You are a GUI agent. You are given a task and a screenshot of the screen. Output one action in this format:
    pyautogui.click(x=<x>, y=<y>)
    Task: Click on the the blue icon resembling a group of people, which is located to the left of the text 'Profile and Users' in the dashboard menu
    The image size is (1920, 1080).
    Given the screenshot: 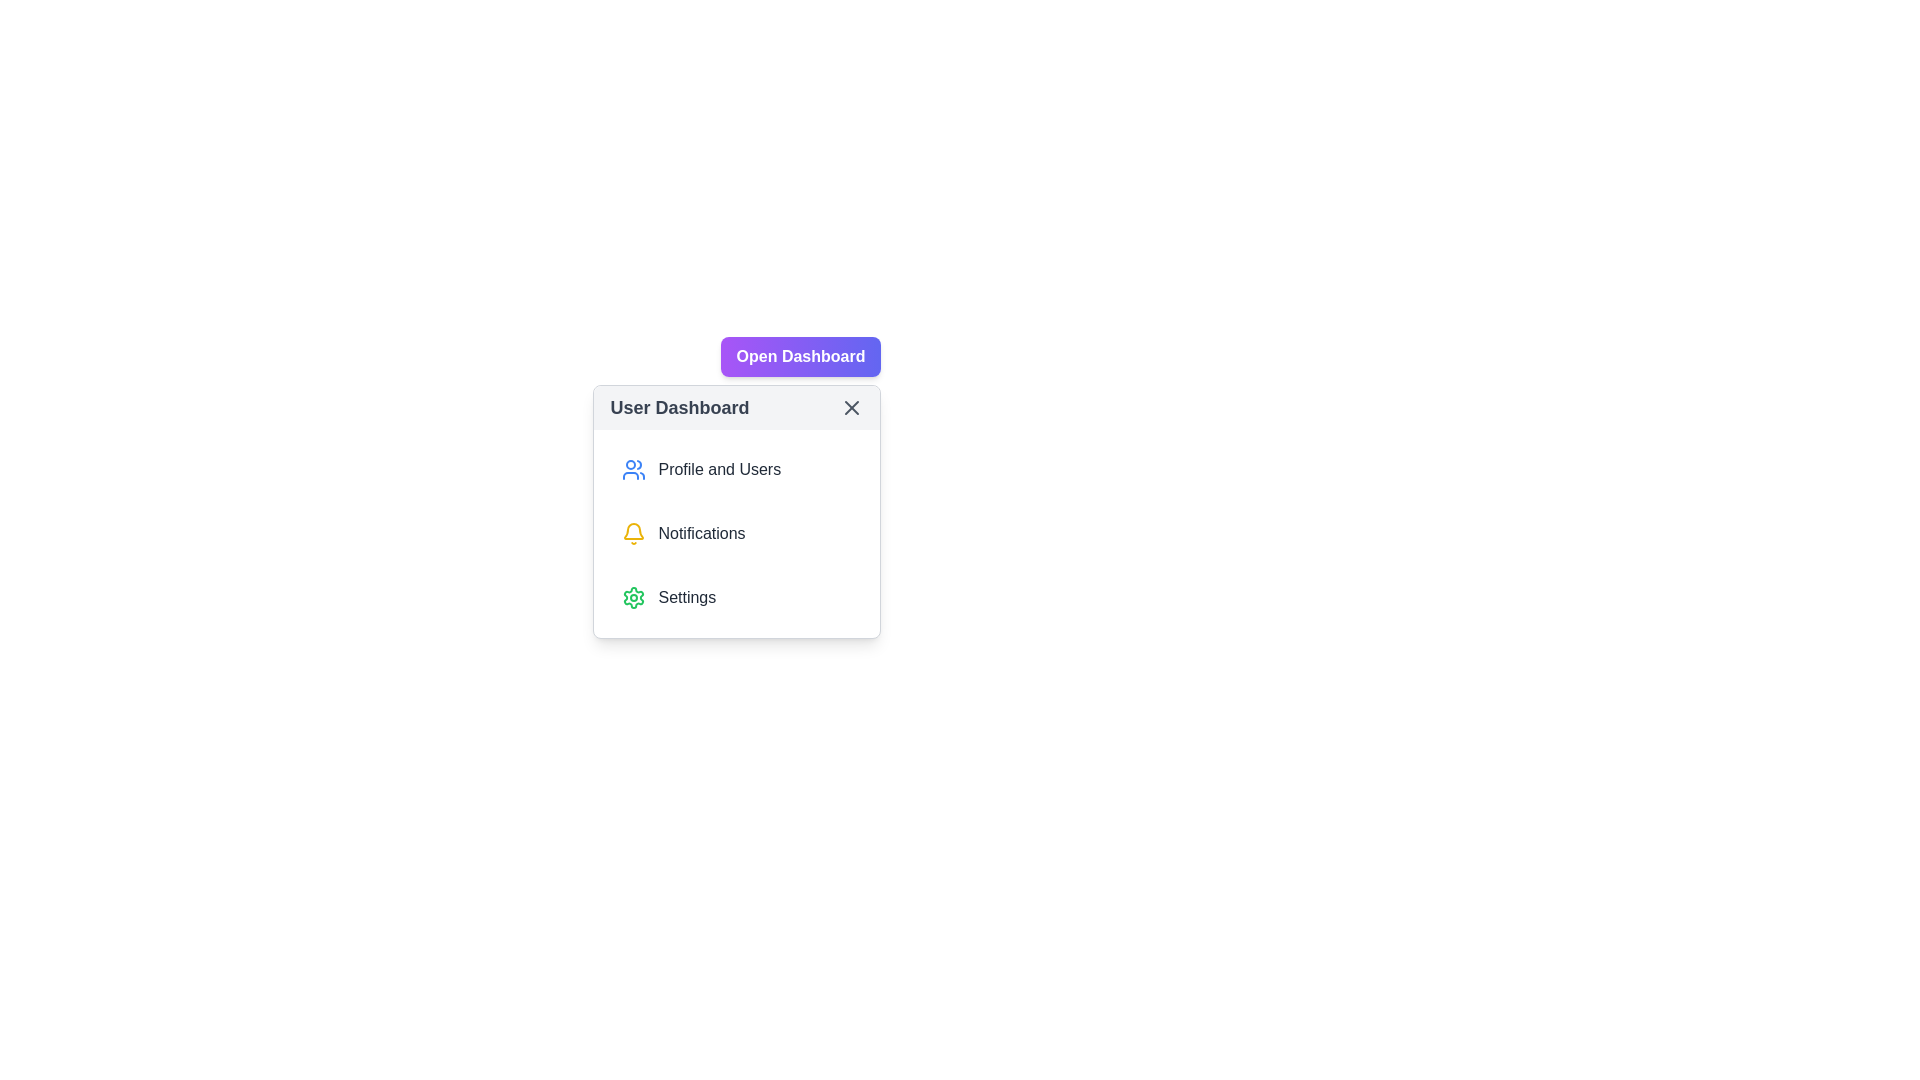 What is the action you would take?
    pyautogui.click(x=633, y=470)
    